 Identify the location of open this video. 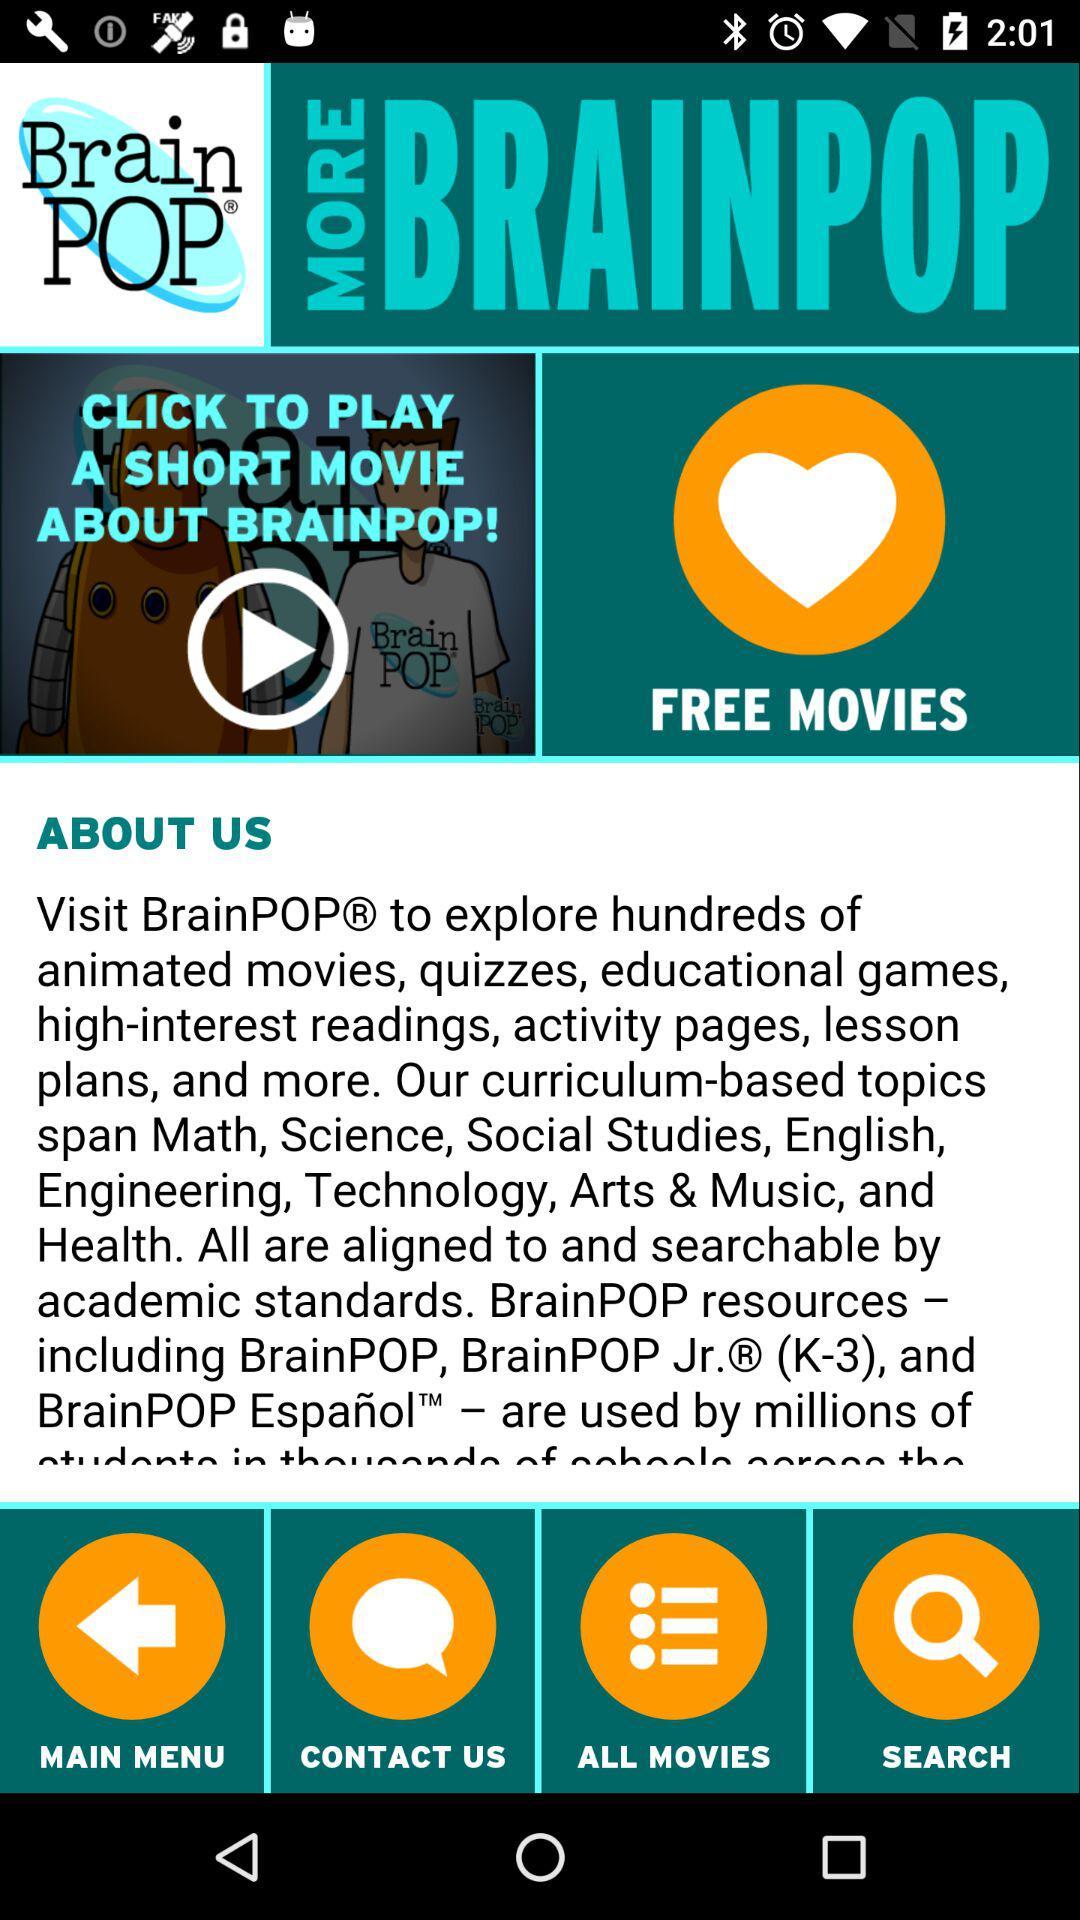
(266, 554).